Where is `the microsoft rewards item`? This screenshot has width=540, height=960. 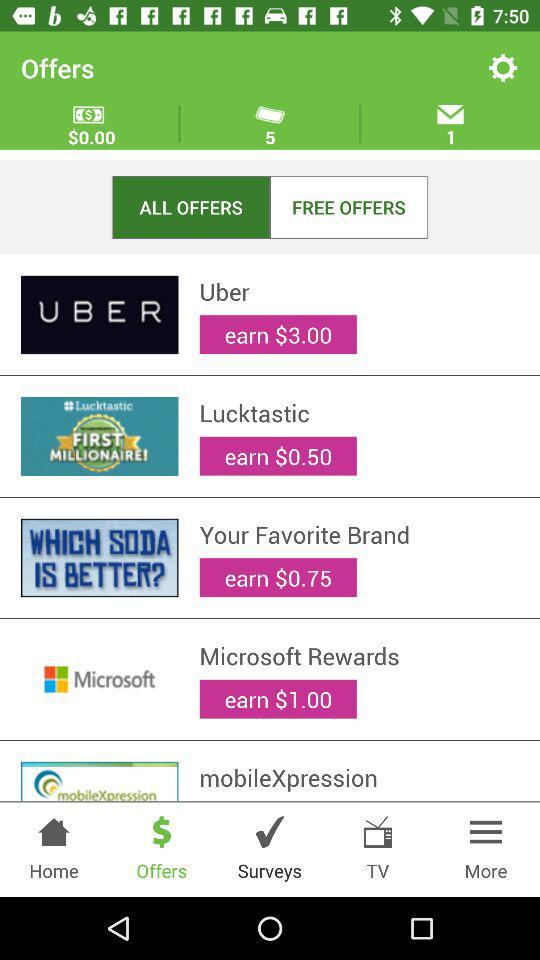 the microsoft rewards item is located at coordinates (358, 655).